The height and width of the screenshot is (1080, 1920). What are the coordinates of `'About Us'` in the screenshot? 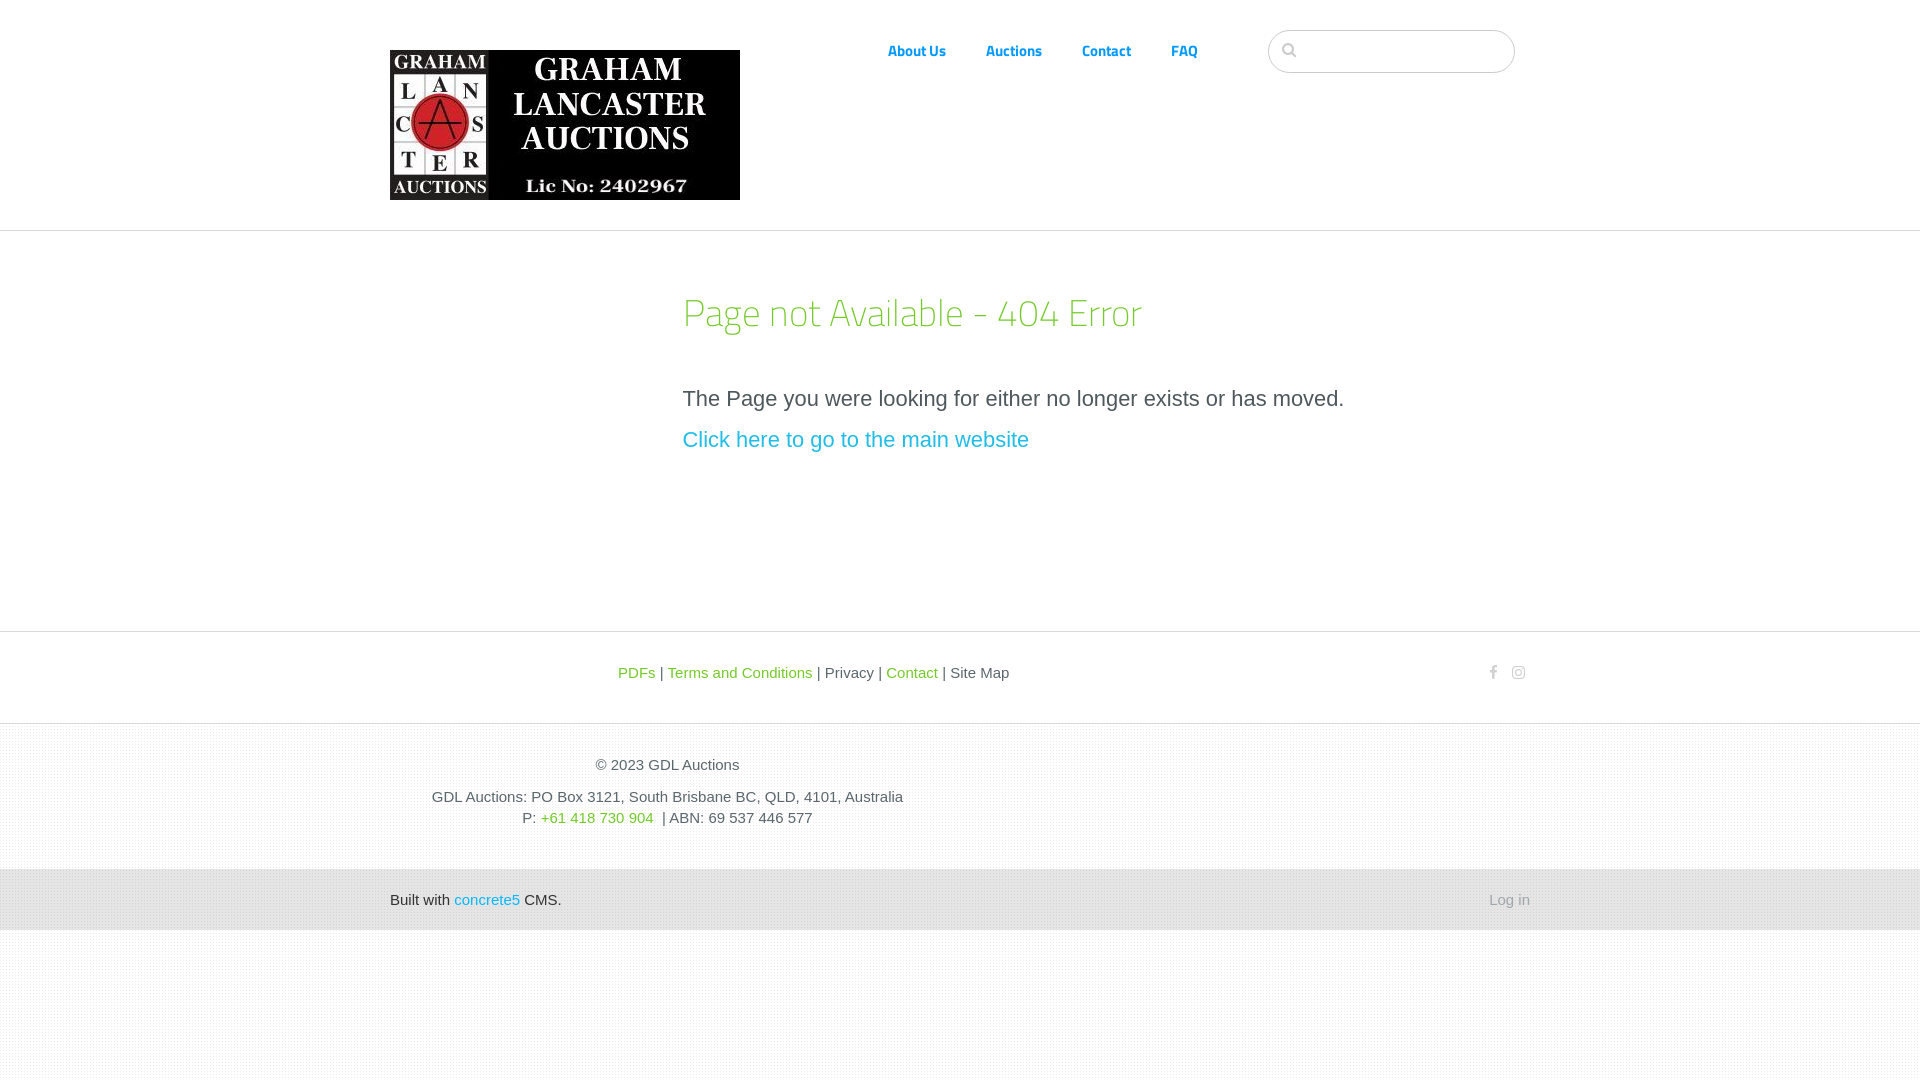 It's located at (935, 49).